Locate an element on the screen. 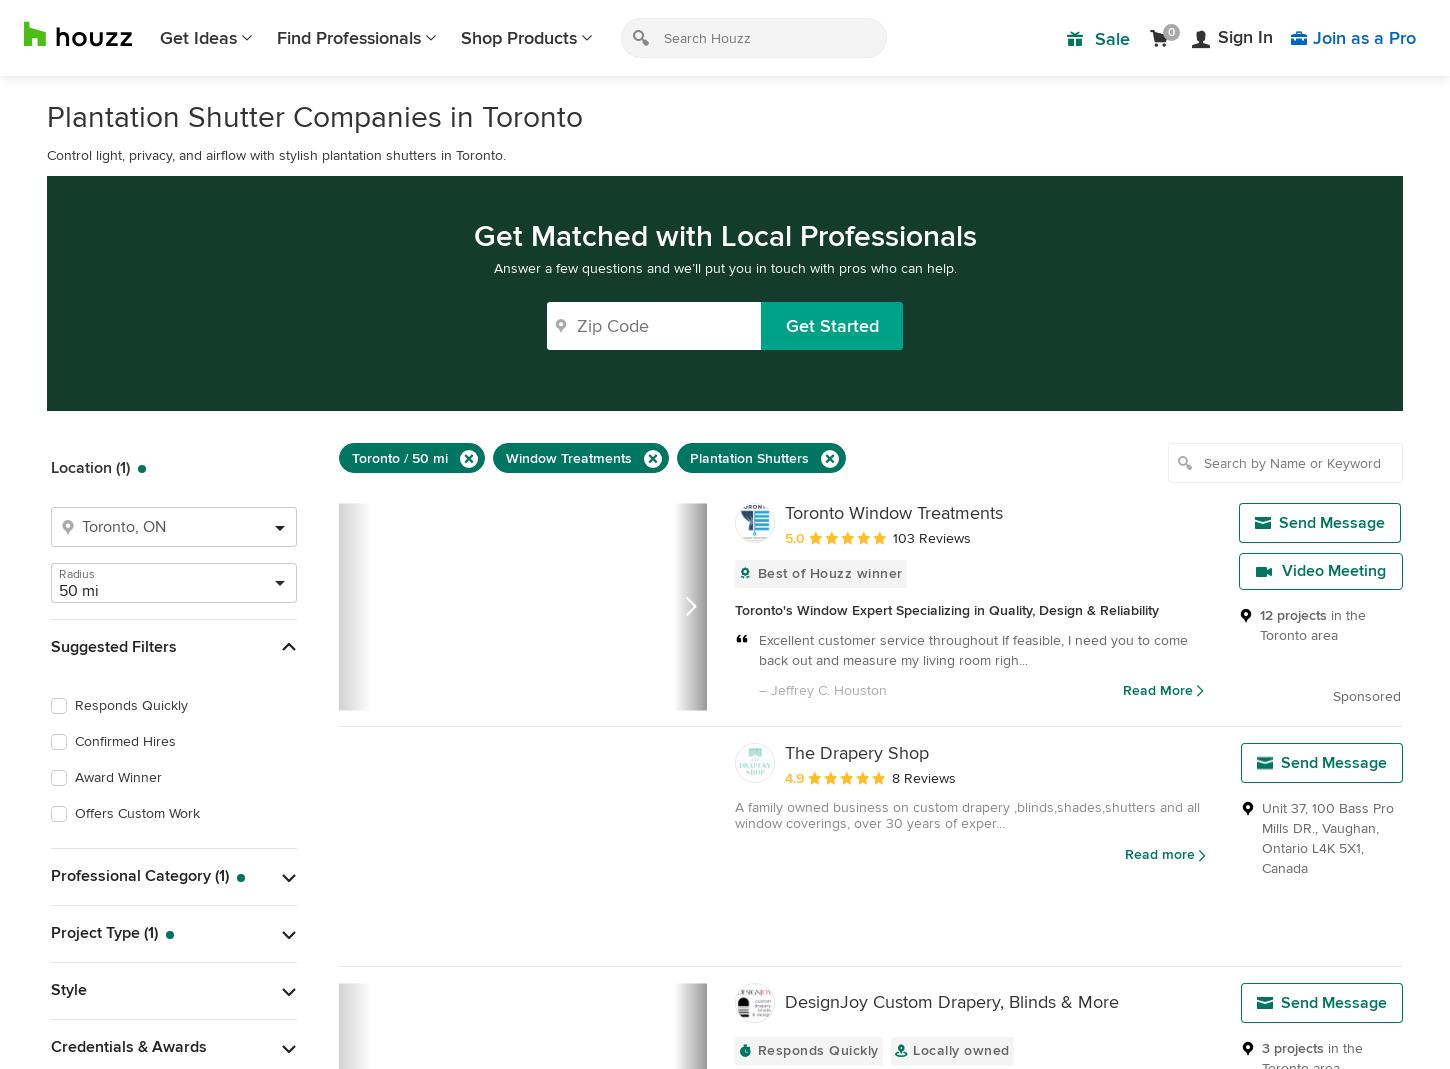 The width and height of the screenshot is (1450, 1069). '8 Reviews' is located at coordinates (922, 777).